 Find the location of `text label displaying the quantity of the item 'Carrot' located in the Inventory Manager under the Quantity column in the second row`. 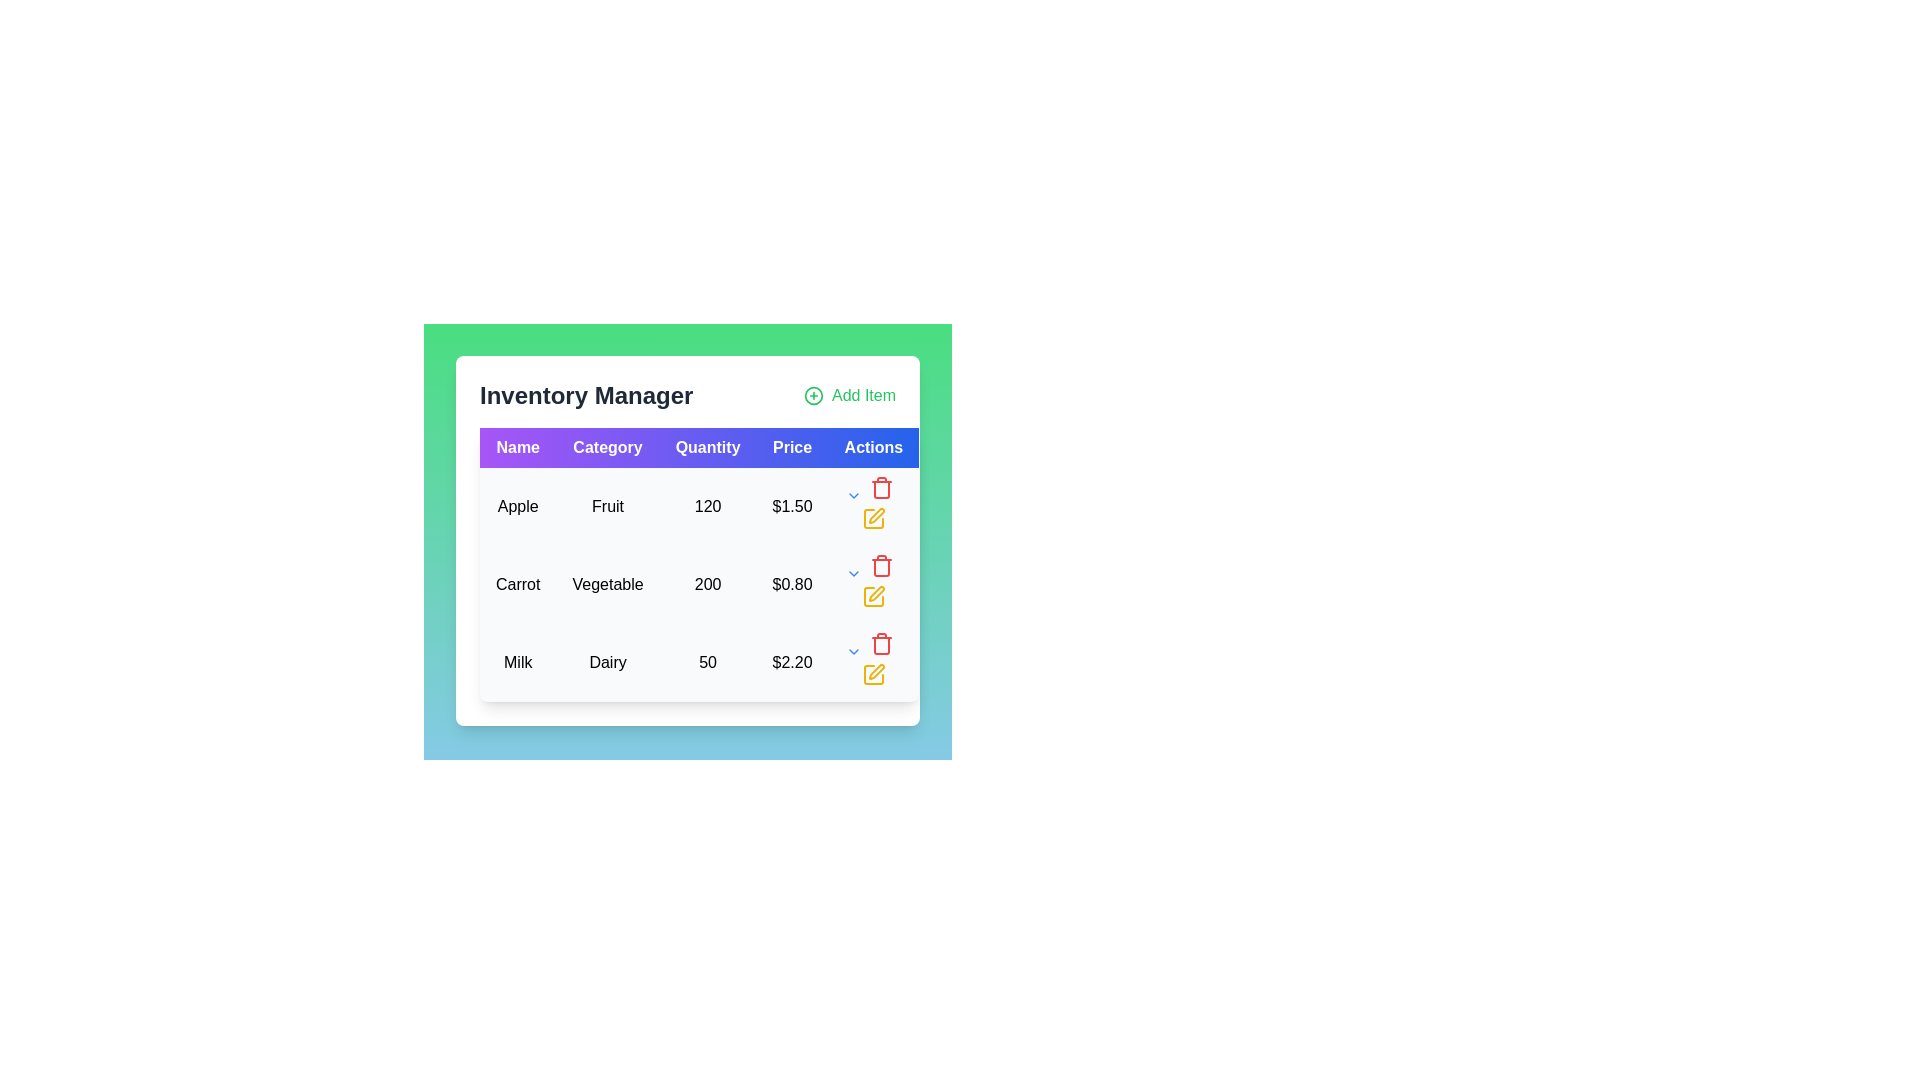

text label displaying the quantity of the item 'Carrot' located in the Inventory Manager under the Quantity column in the second row is located at coordinates (708, 585).